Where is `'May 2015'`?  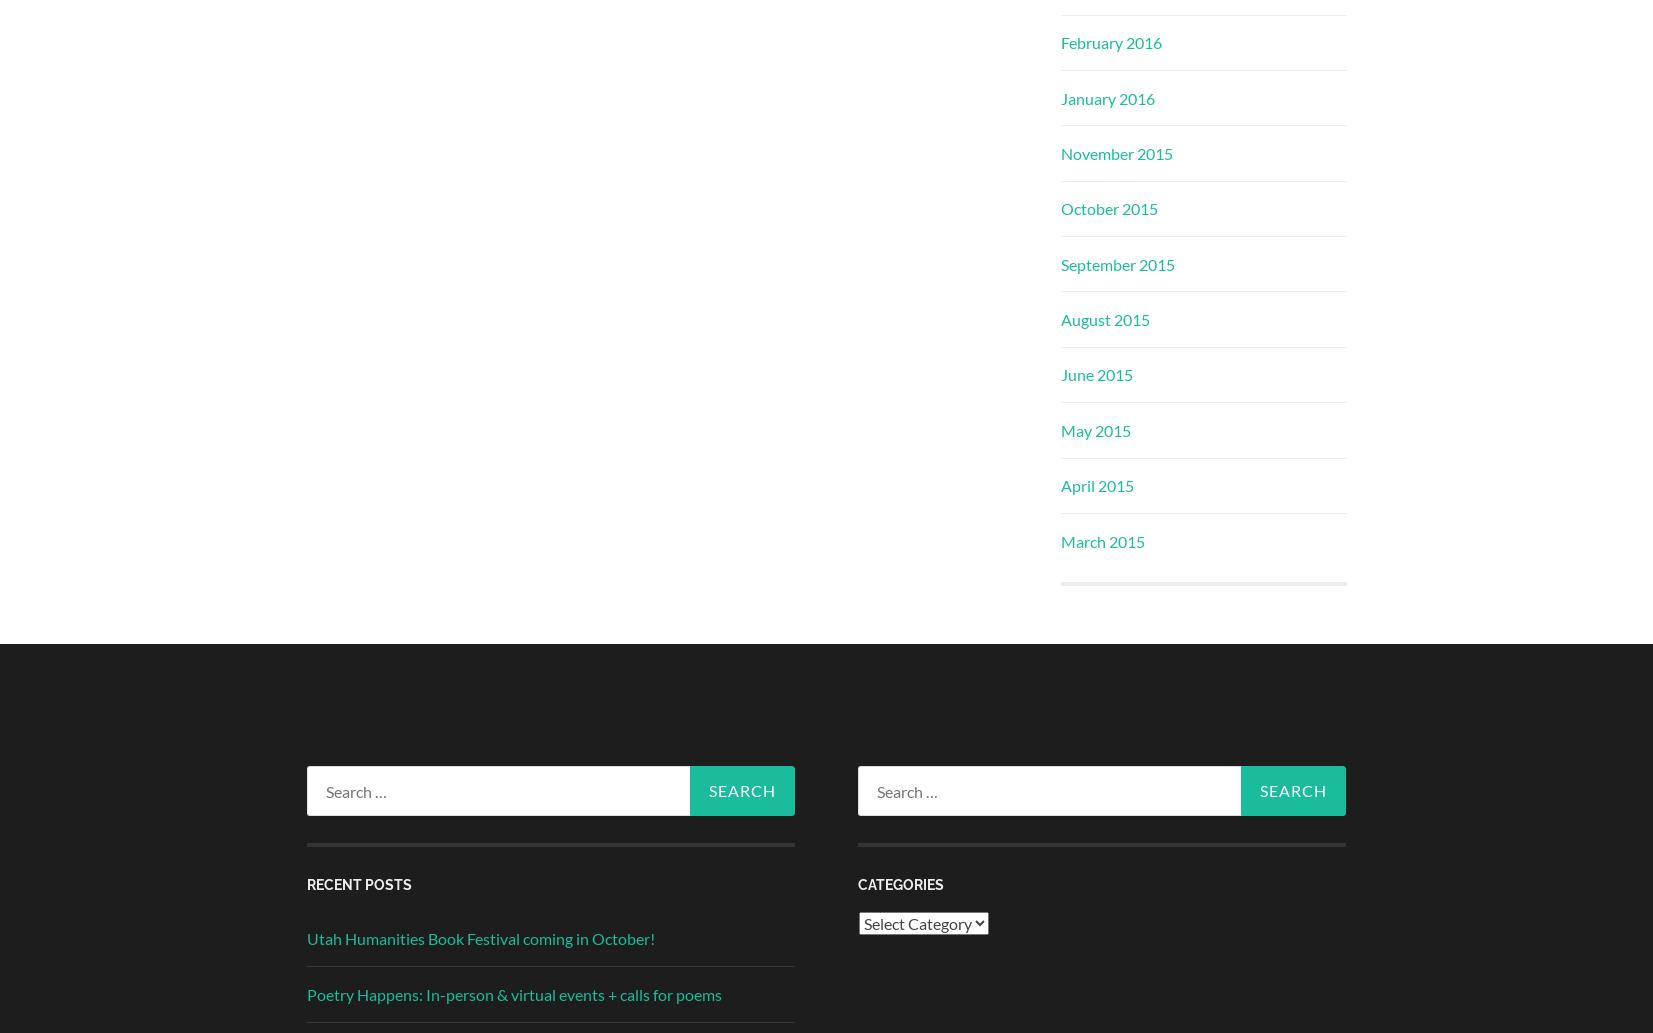 'May 2015' is located at coordinates (1094, 429).